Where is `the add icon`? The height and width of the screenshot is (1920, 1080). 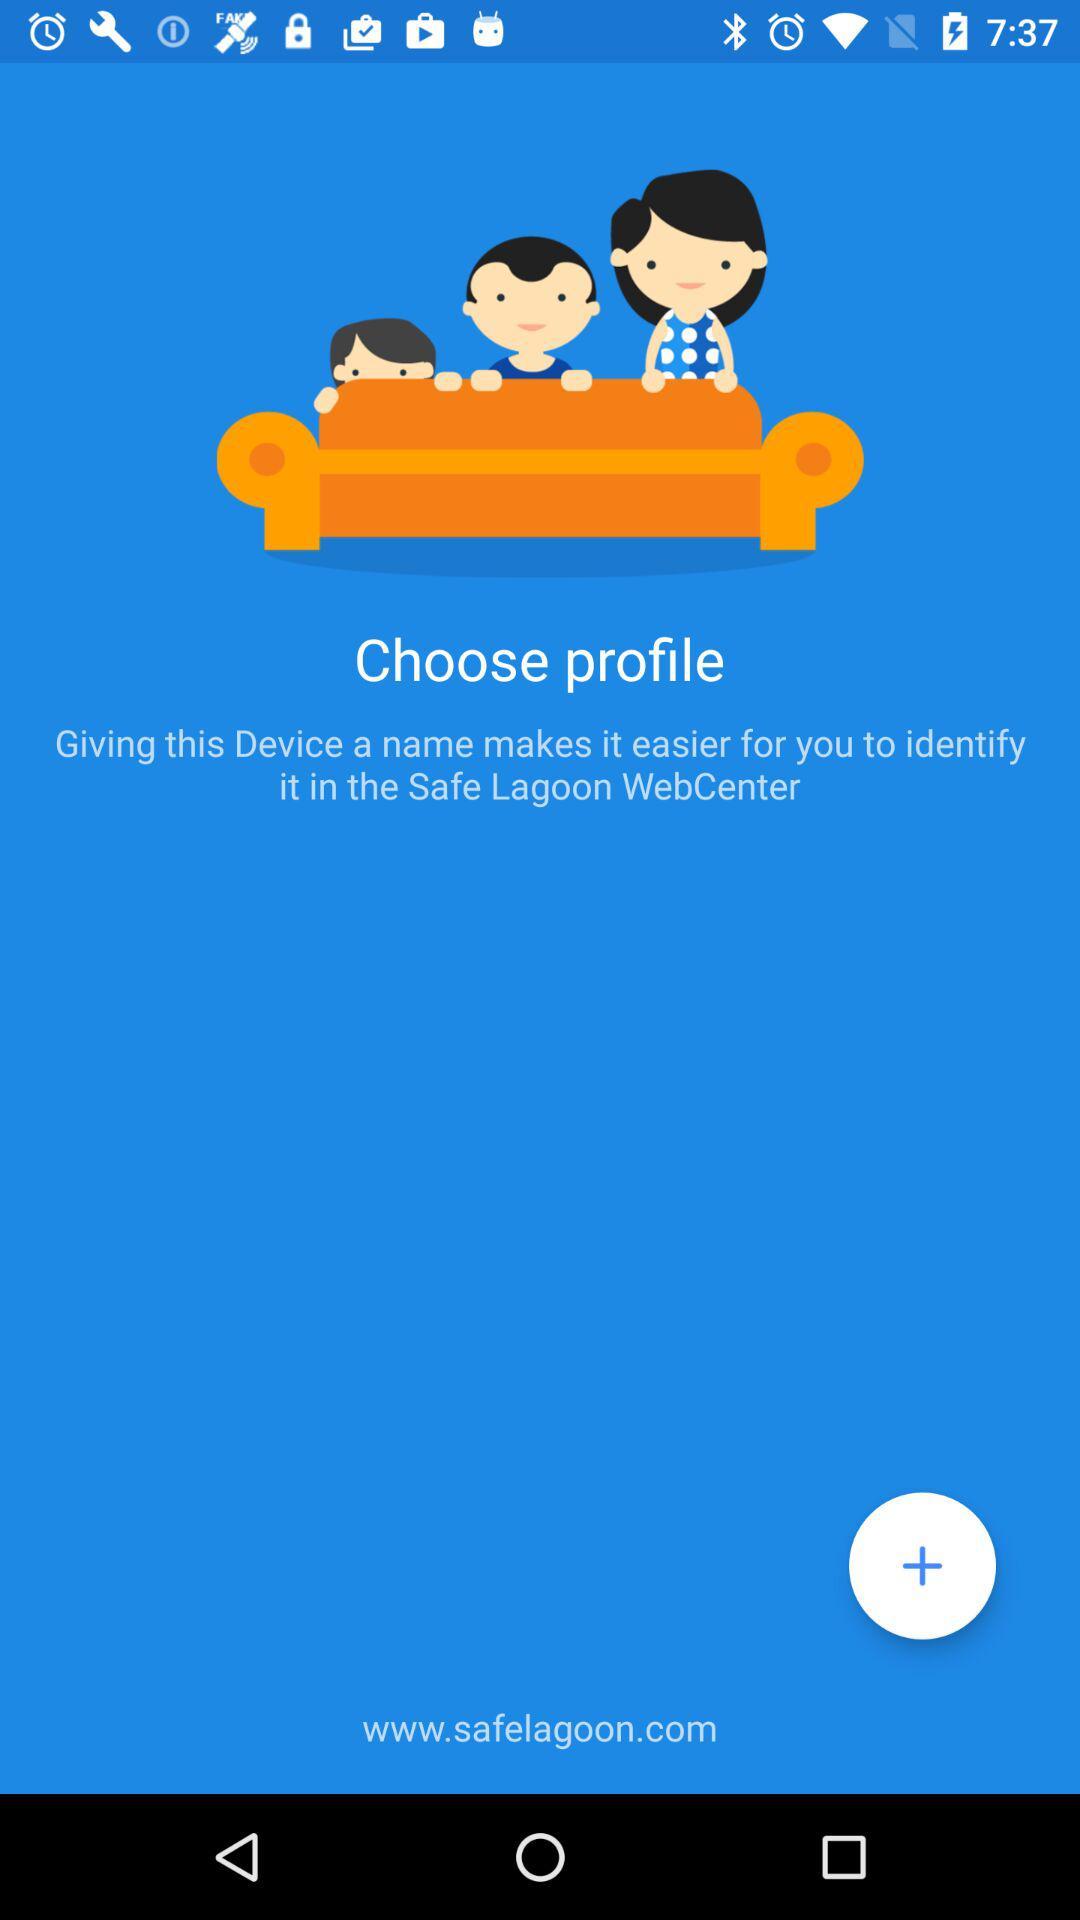 the add icon is located at coordinates (922, 1564).